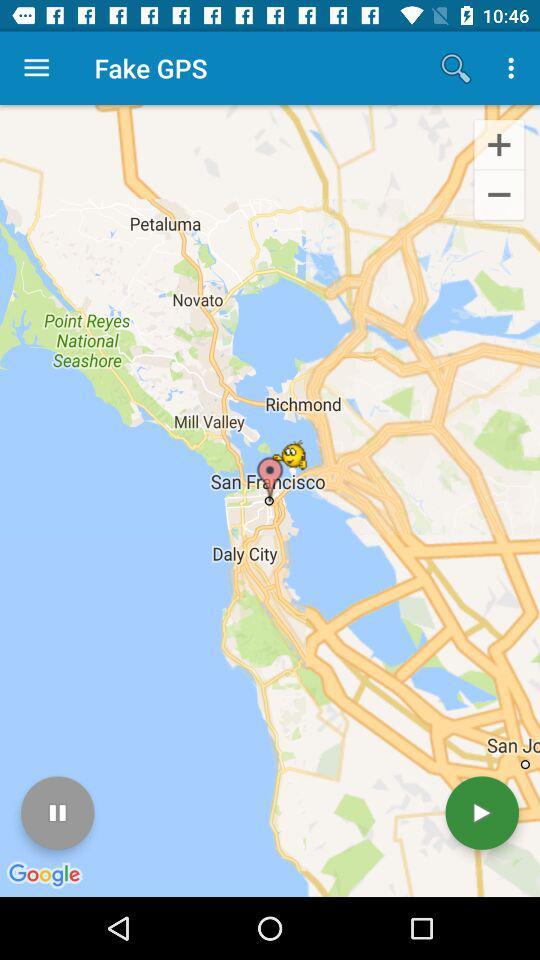 Image resolution: width=540 pixels, height=960 pixels. Describe the element at coordinates (498, 143) in the screenshot. I see `the add icon` at that location.